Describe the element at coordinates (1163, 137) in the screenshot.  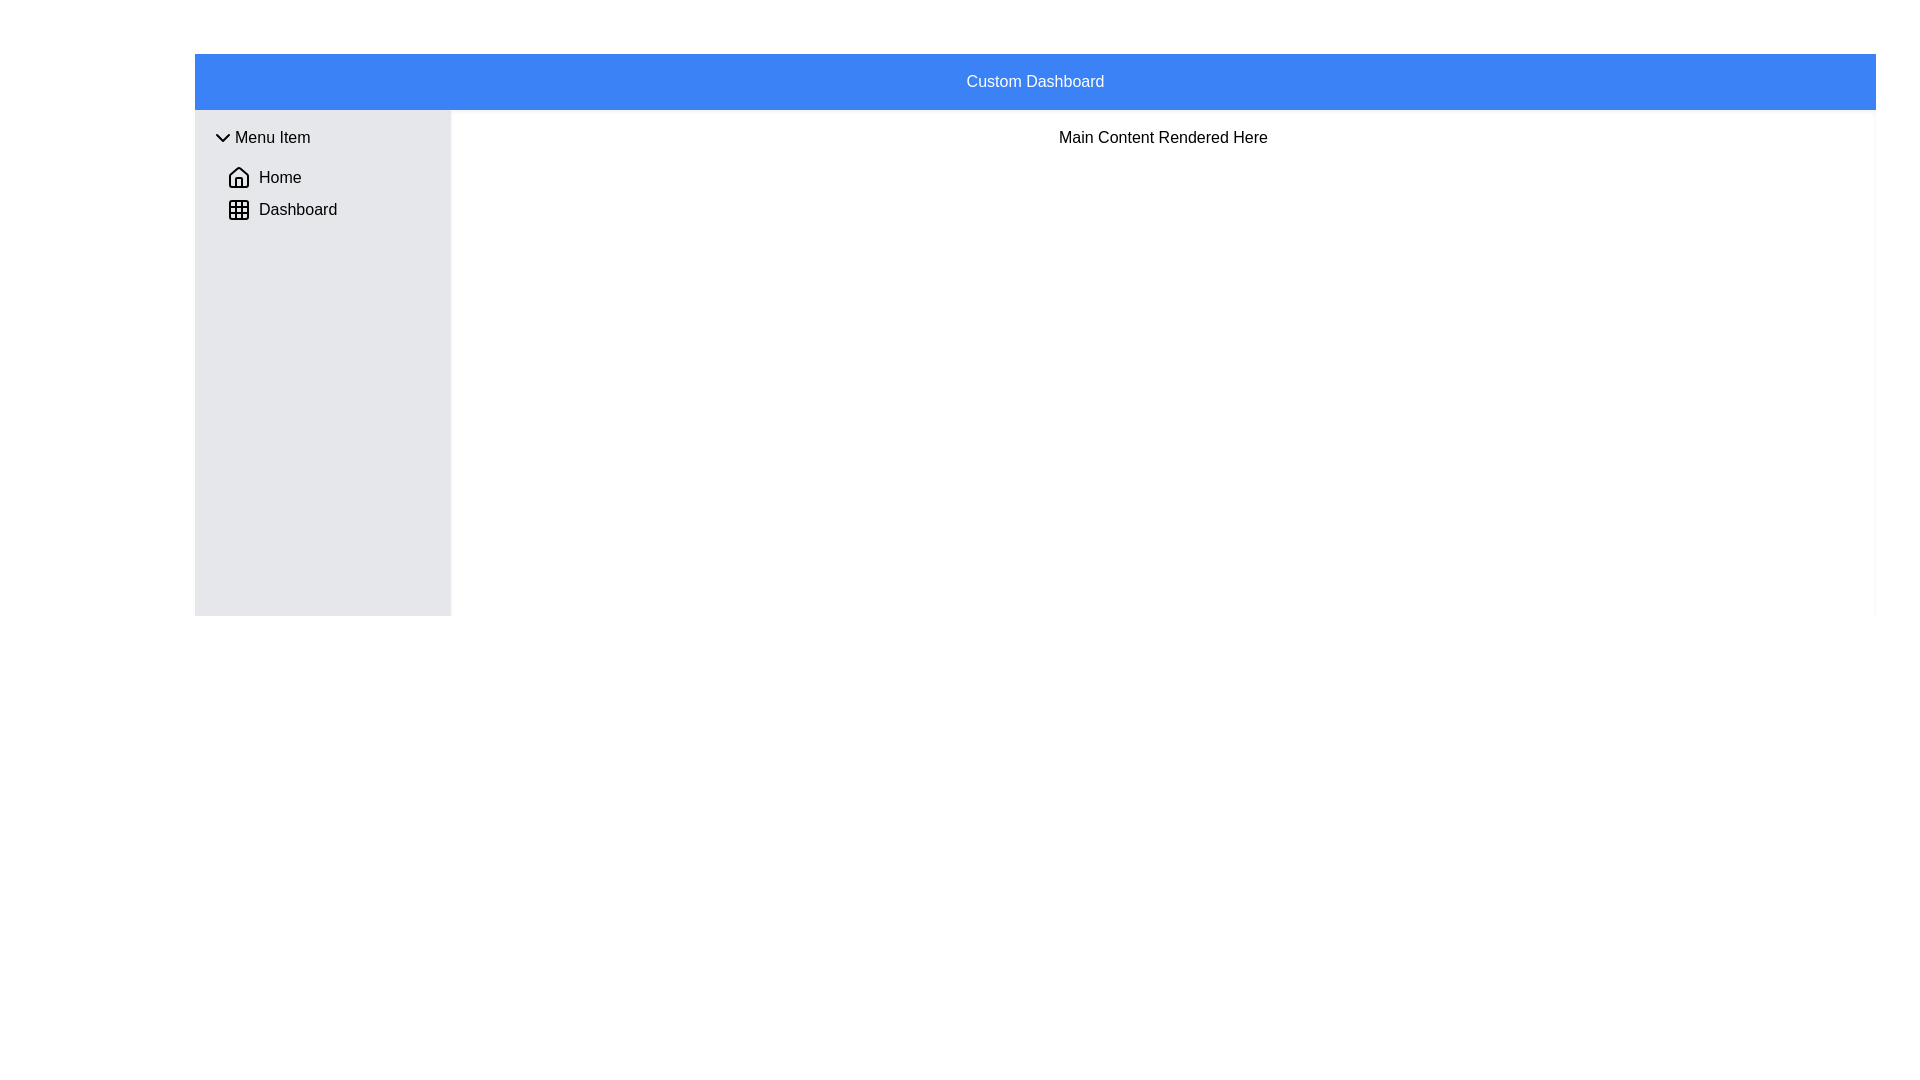
I see `the text element that reads 'Main Content Rendered Here', which is centrally placed beneath the blue header labeled 'Custom Dashboard'` at that location.